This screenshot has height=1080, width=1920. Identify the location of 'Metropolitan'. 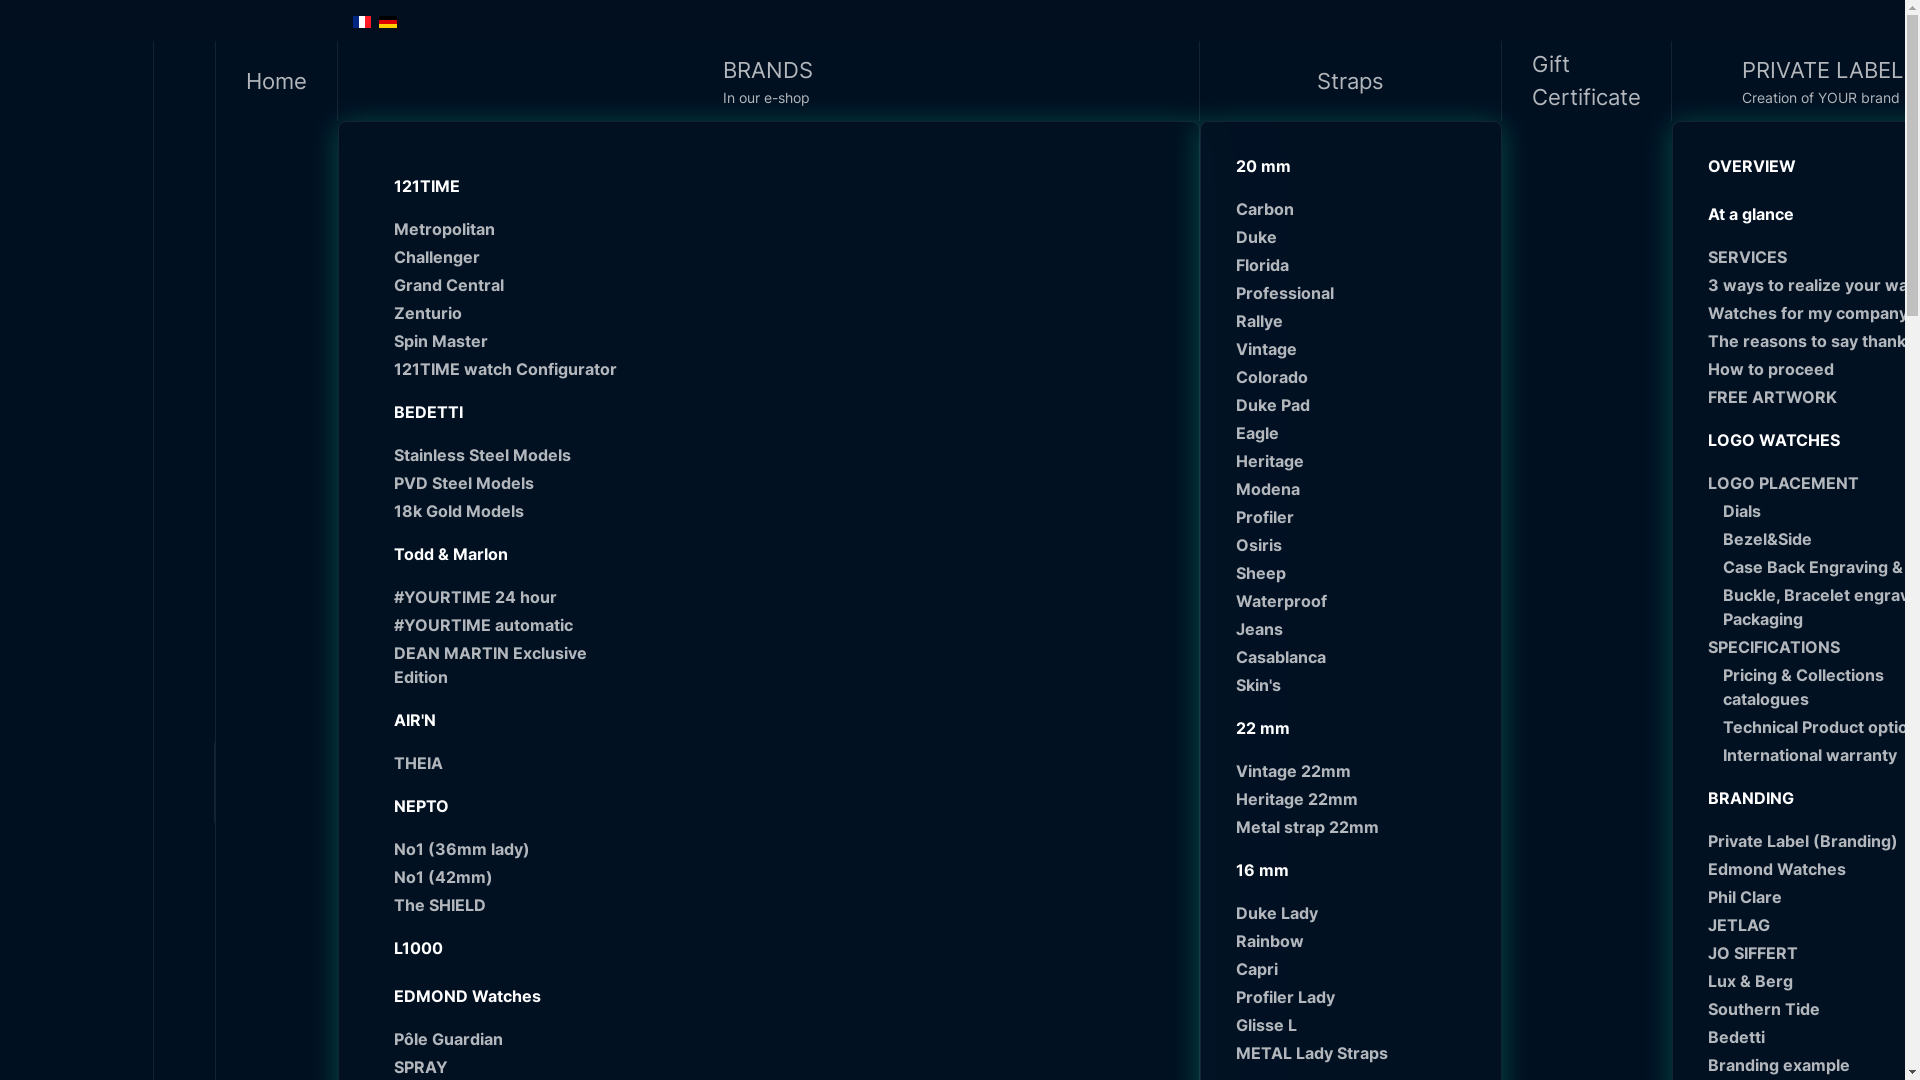
(506, 227).